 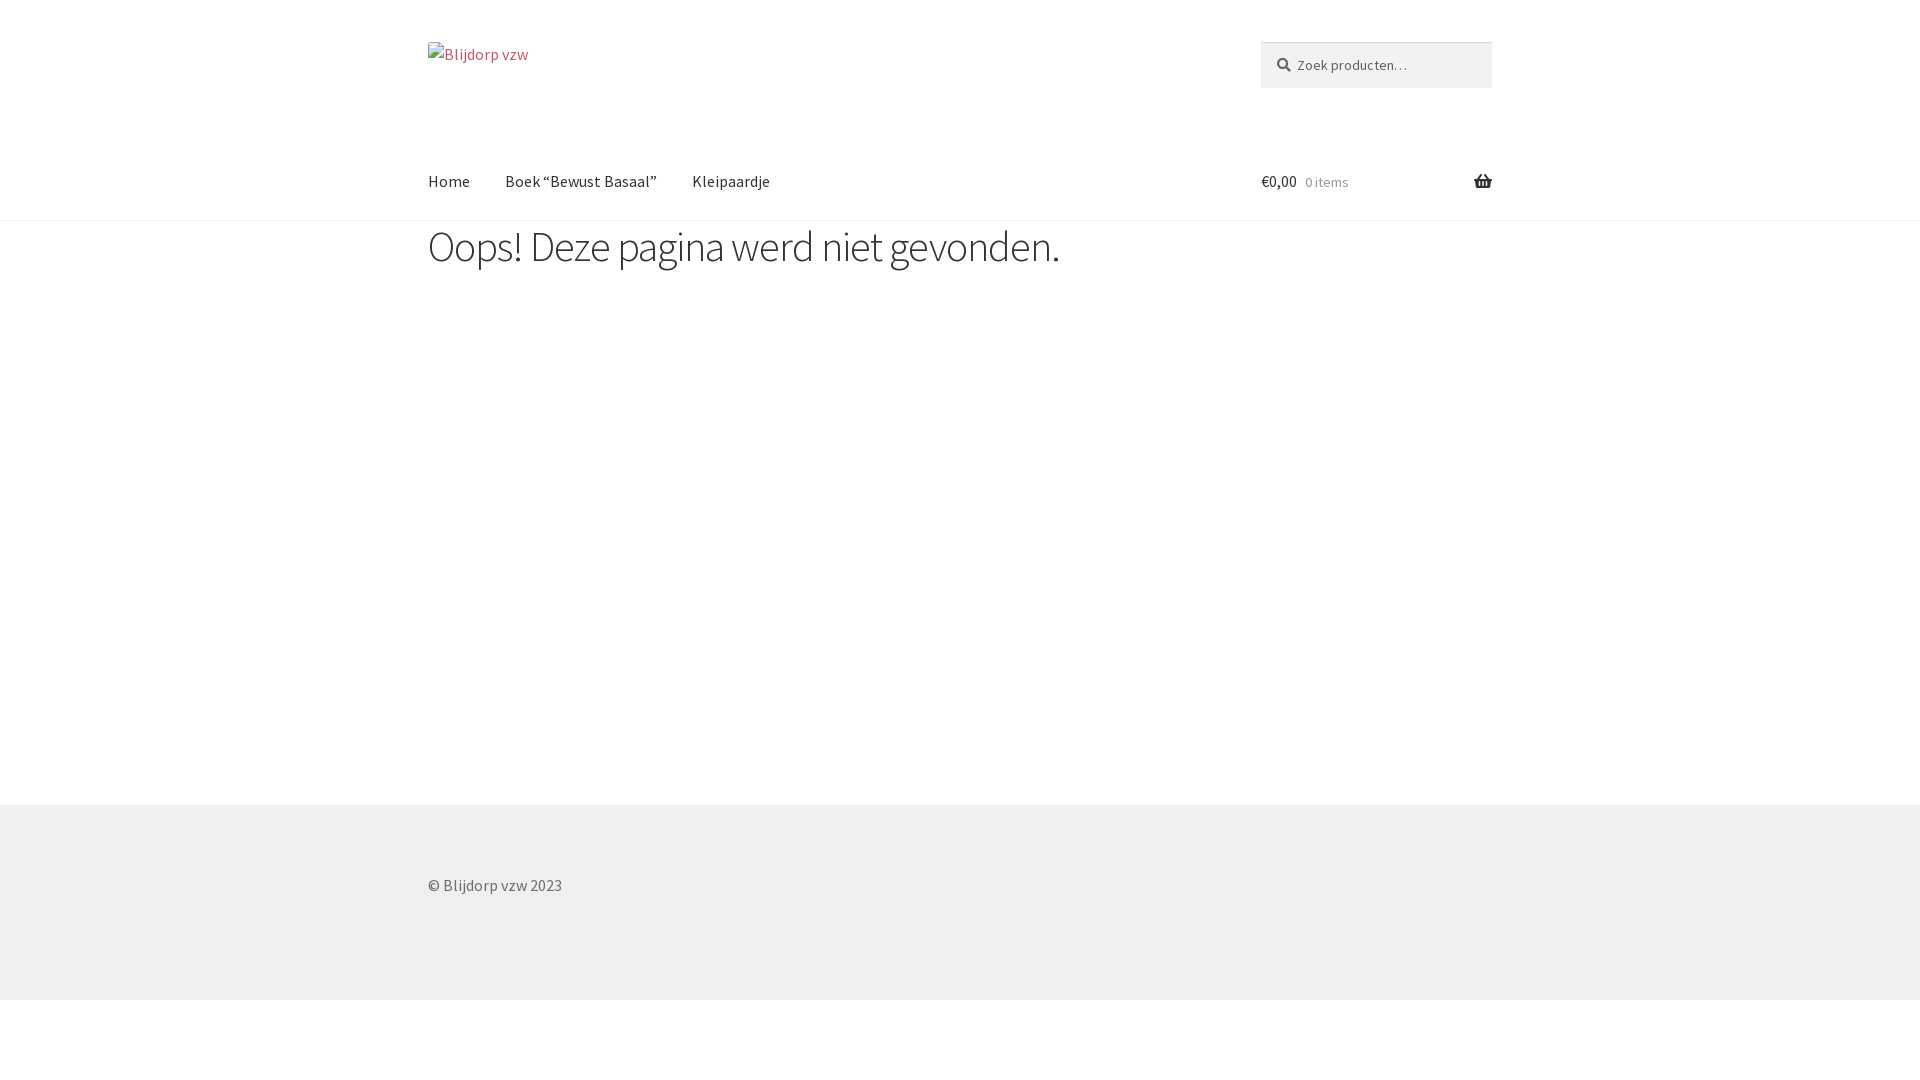 What do you see at coordinates (729, 181) in the screenshot?
I see `'Kleipaardje'` at bounding box center [729, 181].